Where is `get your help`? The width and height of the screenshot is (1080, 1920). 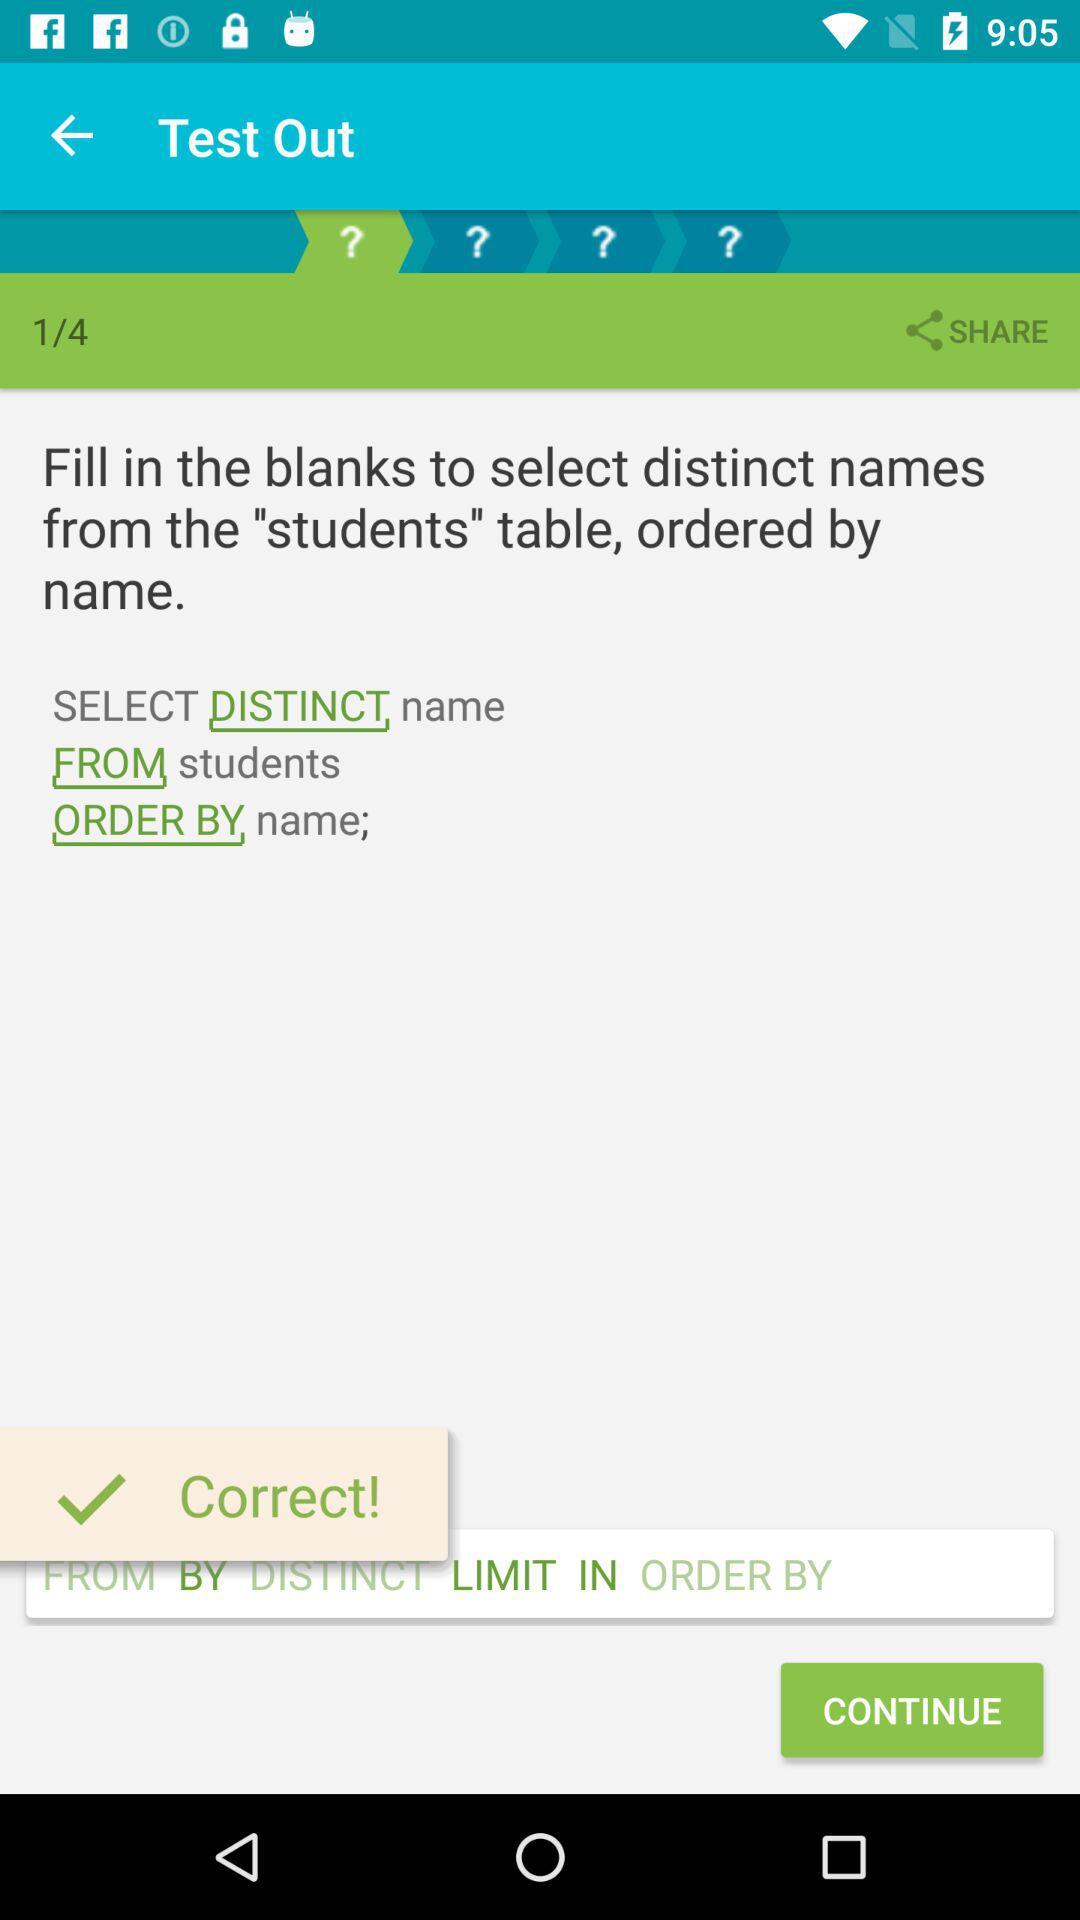 get your help is located at coordinates (729, 240).